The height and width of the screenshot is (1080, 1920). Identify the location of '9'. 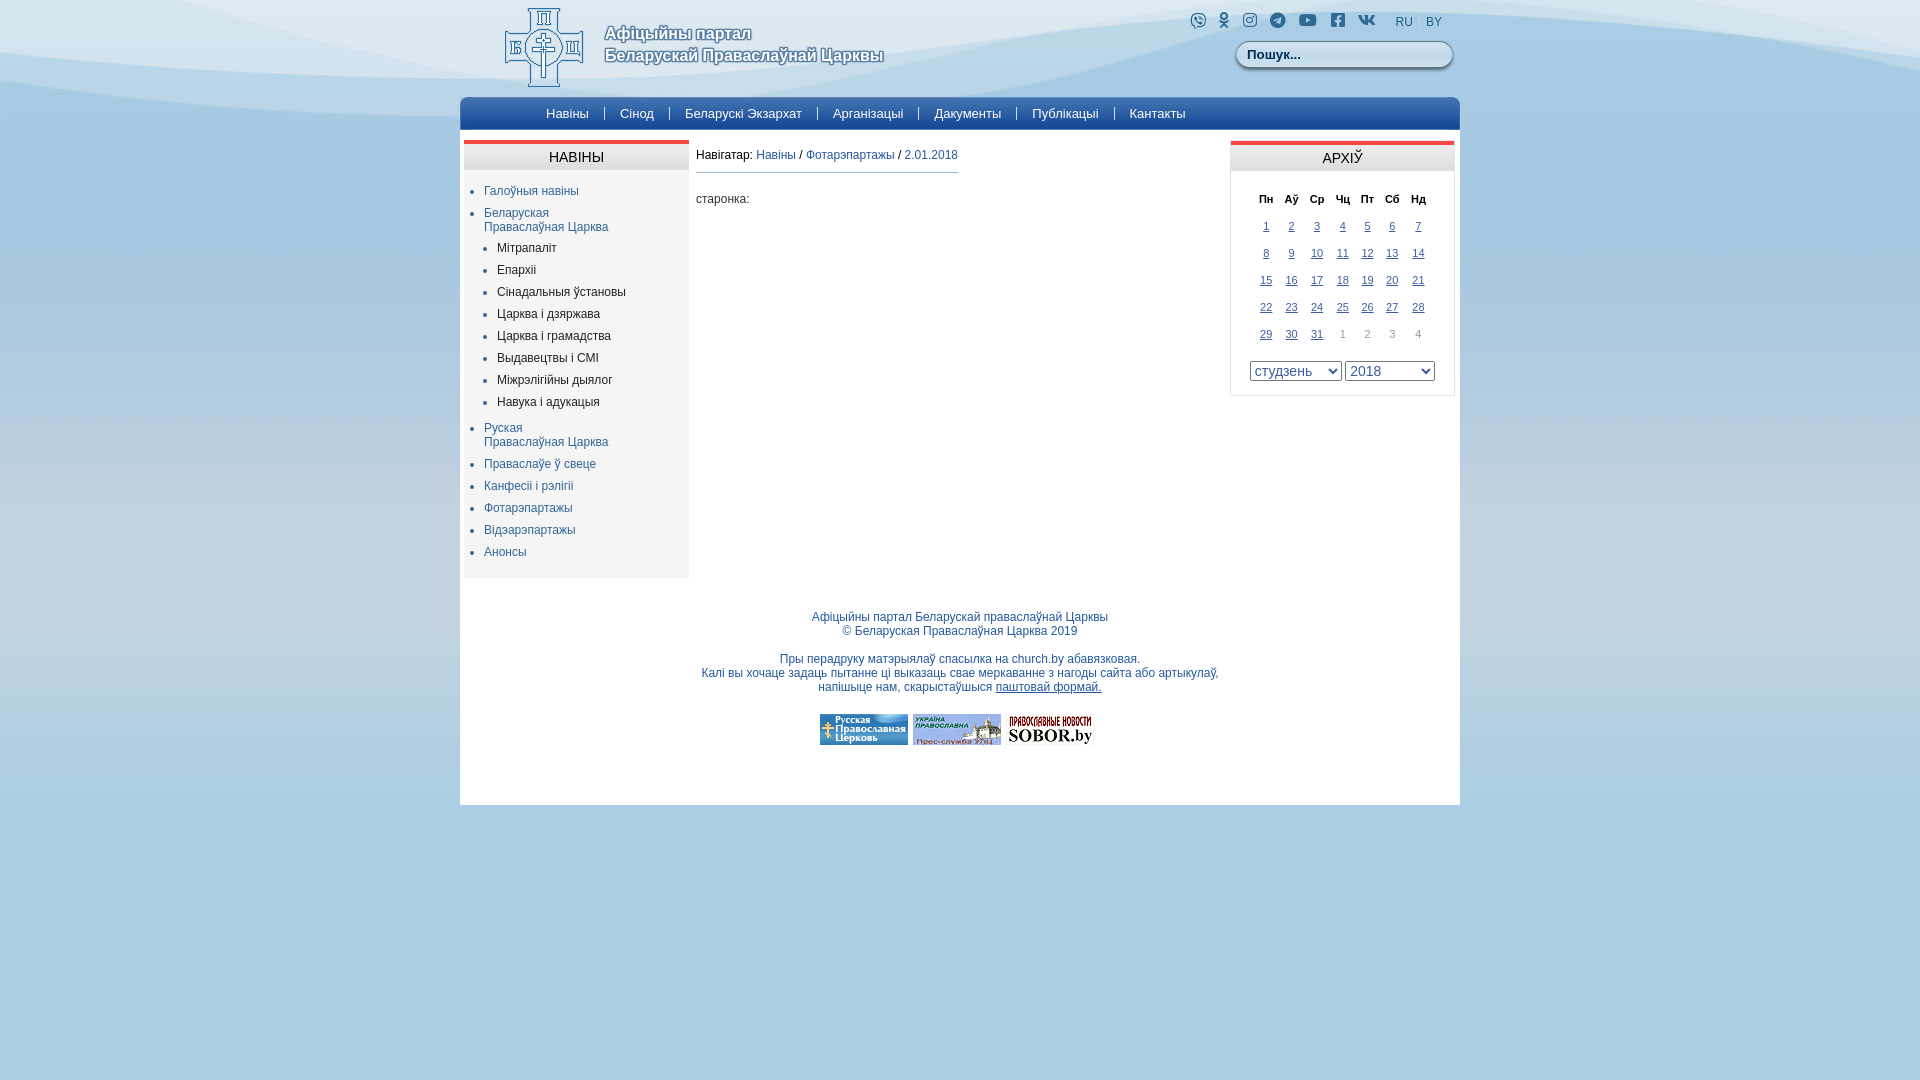
(1287, 250).